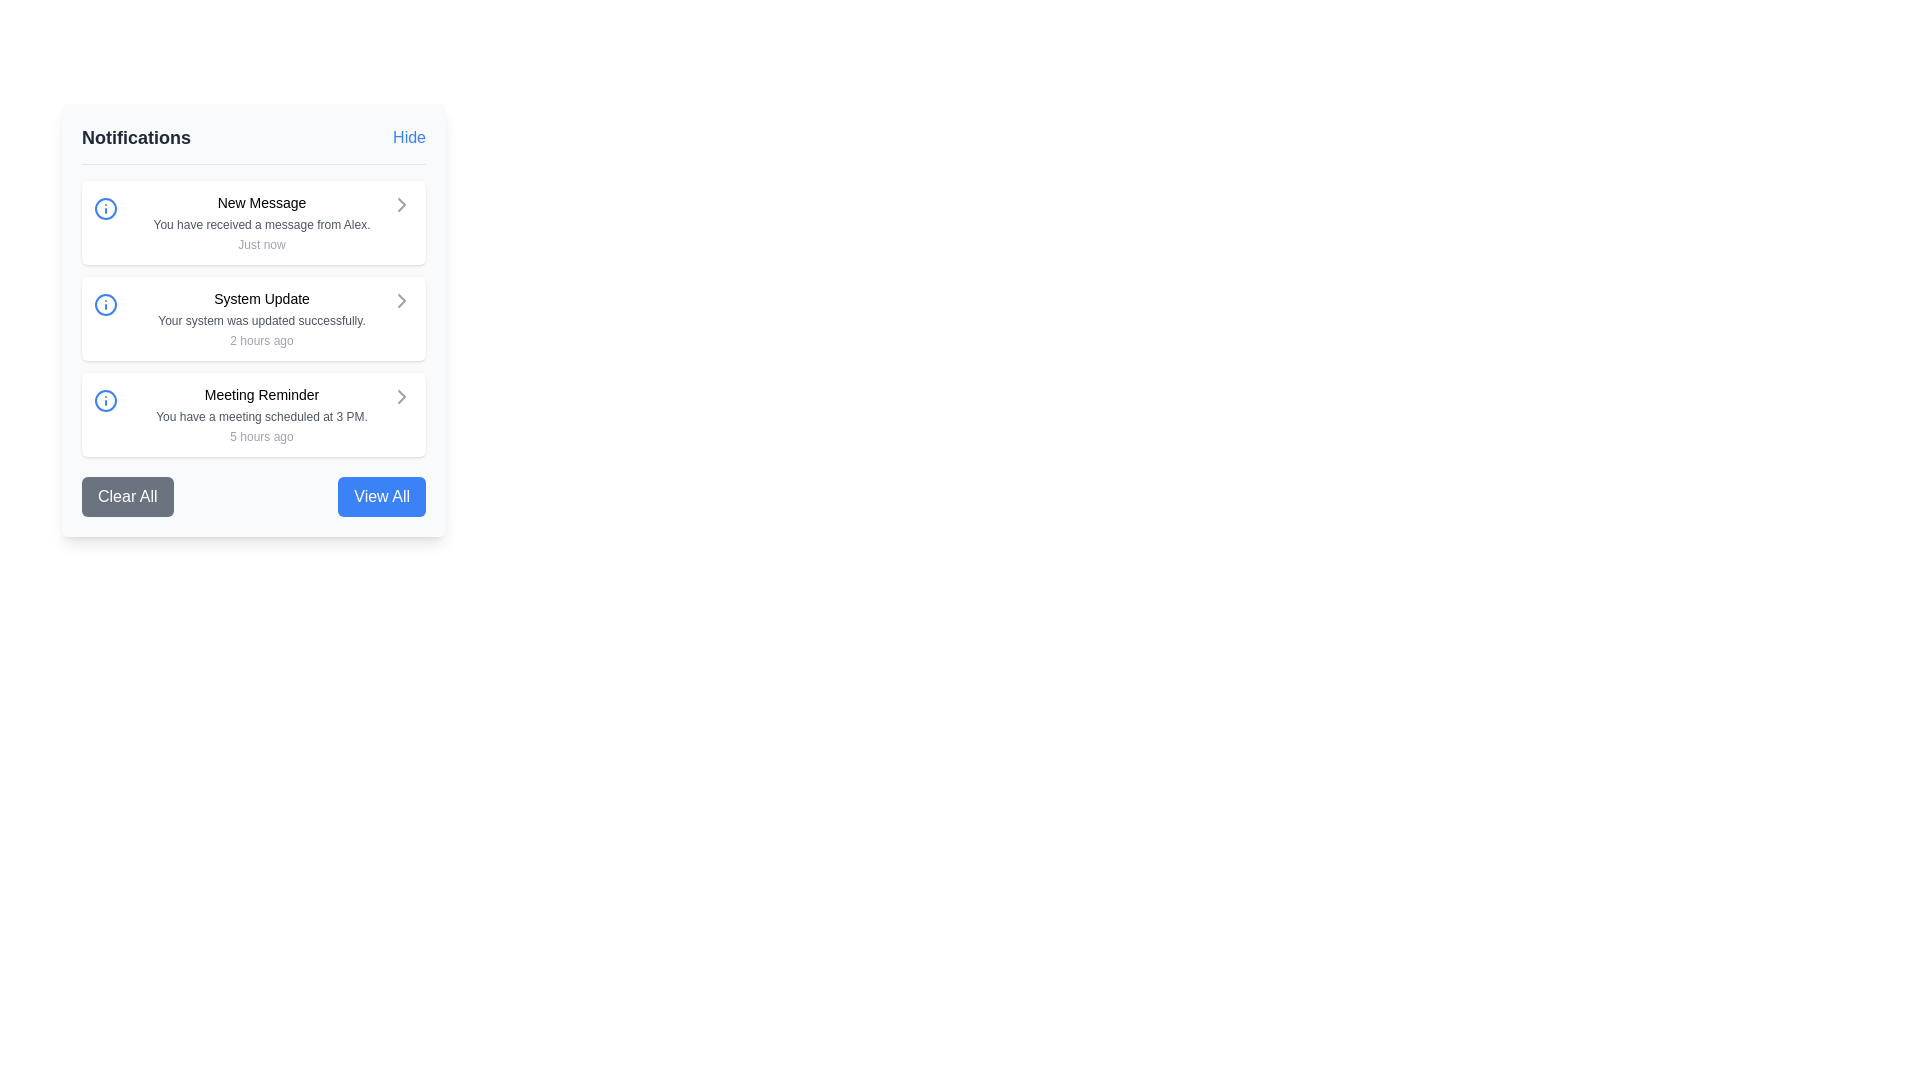 The height and width of the screenshot is (1080, 1920). I want to click on message content from the Text Label located beneath the 'New Message' heading in the Notifications panel, so click(261, 224).